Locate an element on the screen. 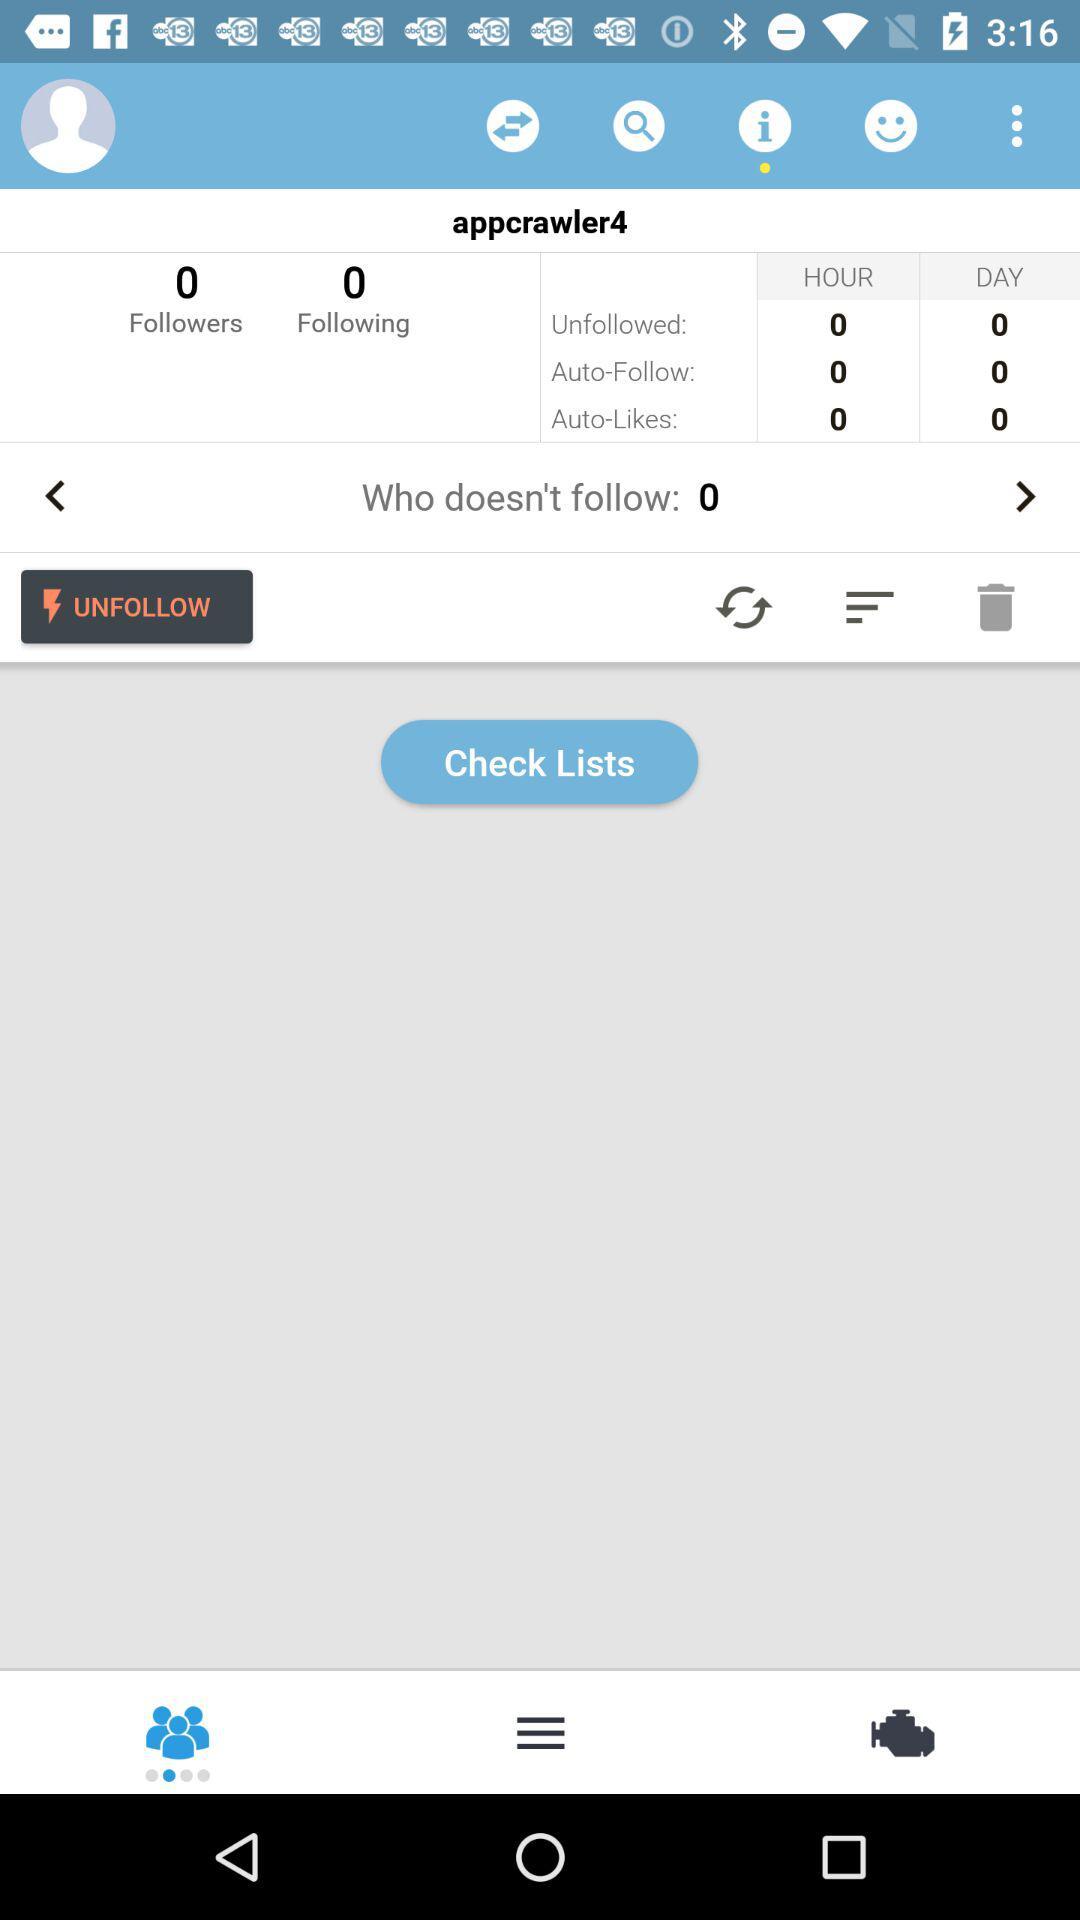  profile is located at coordinates (67, 124).